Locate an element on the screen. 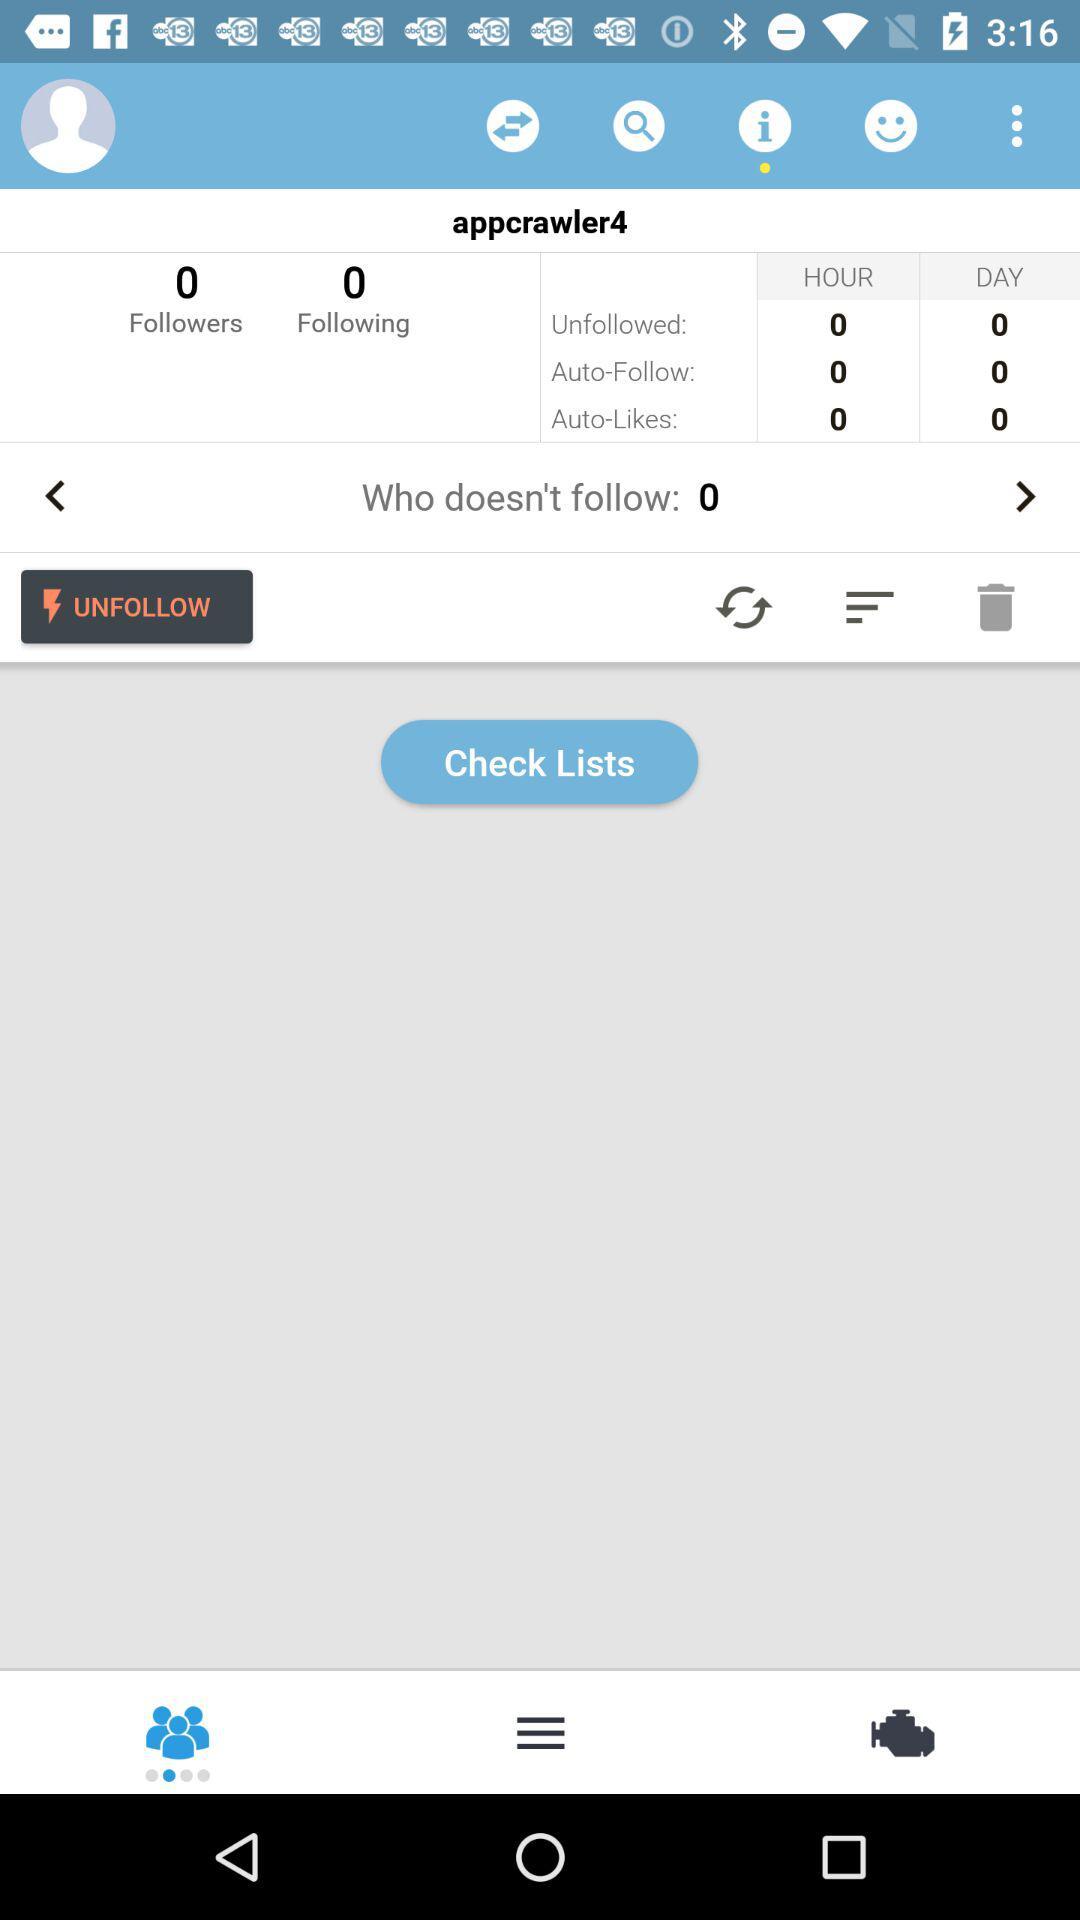  profile is located at coordinates (67, 124).